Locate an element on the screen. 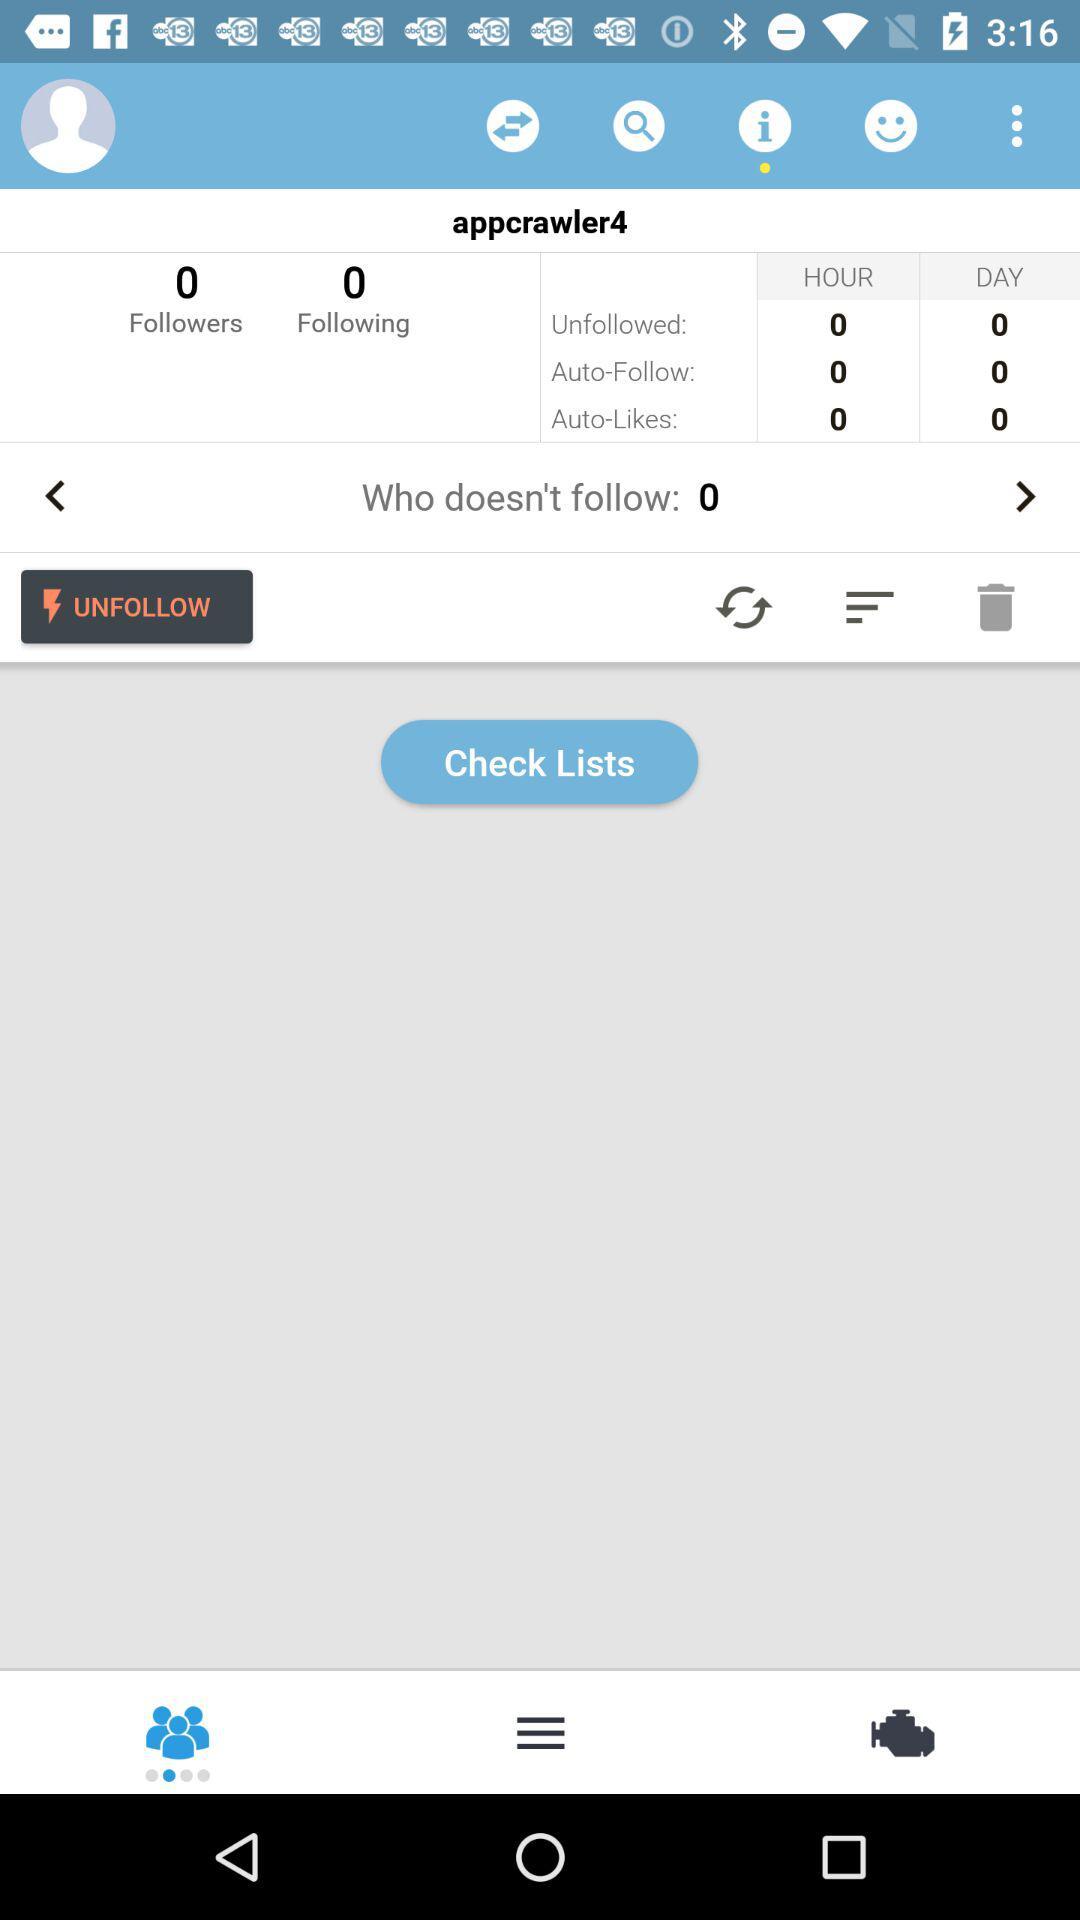  profile is located at coordinates (67, 124).